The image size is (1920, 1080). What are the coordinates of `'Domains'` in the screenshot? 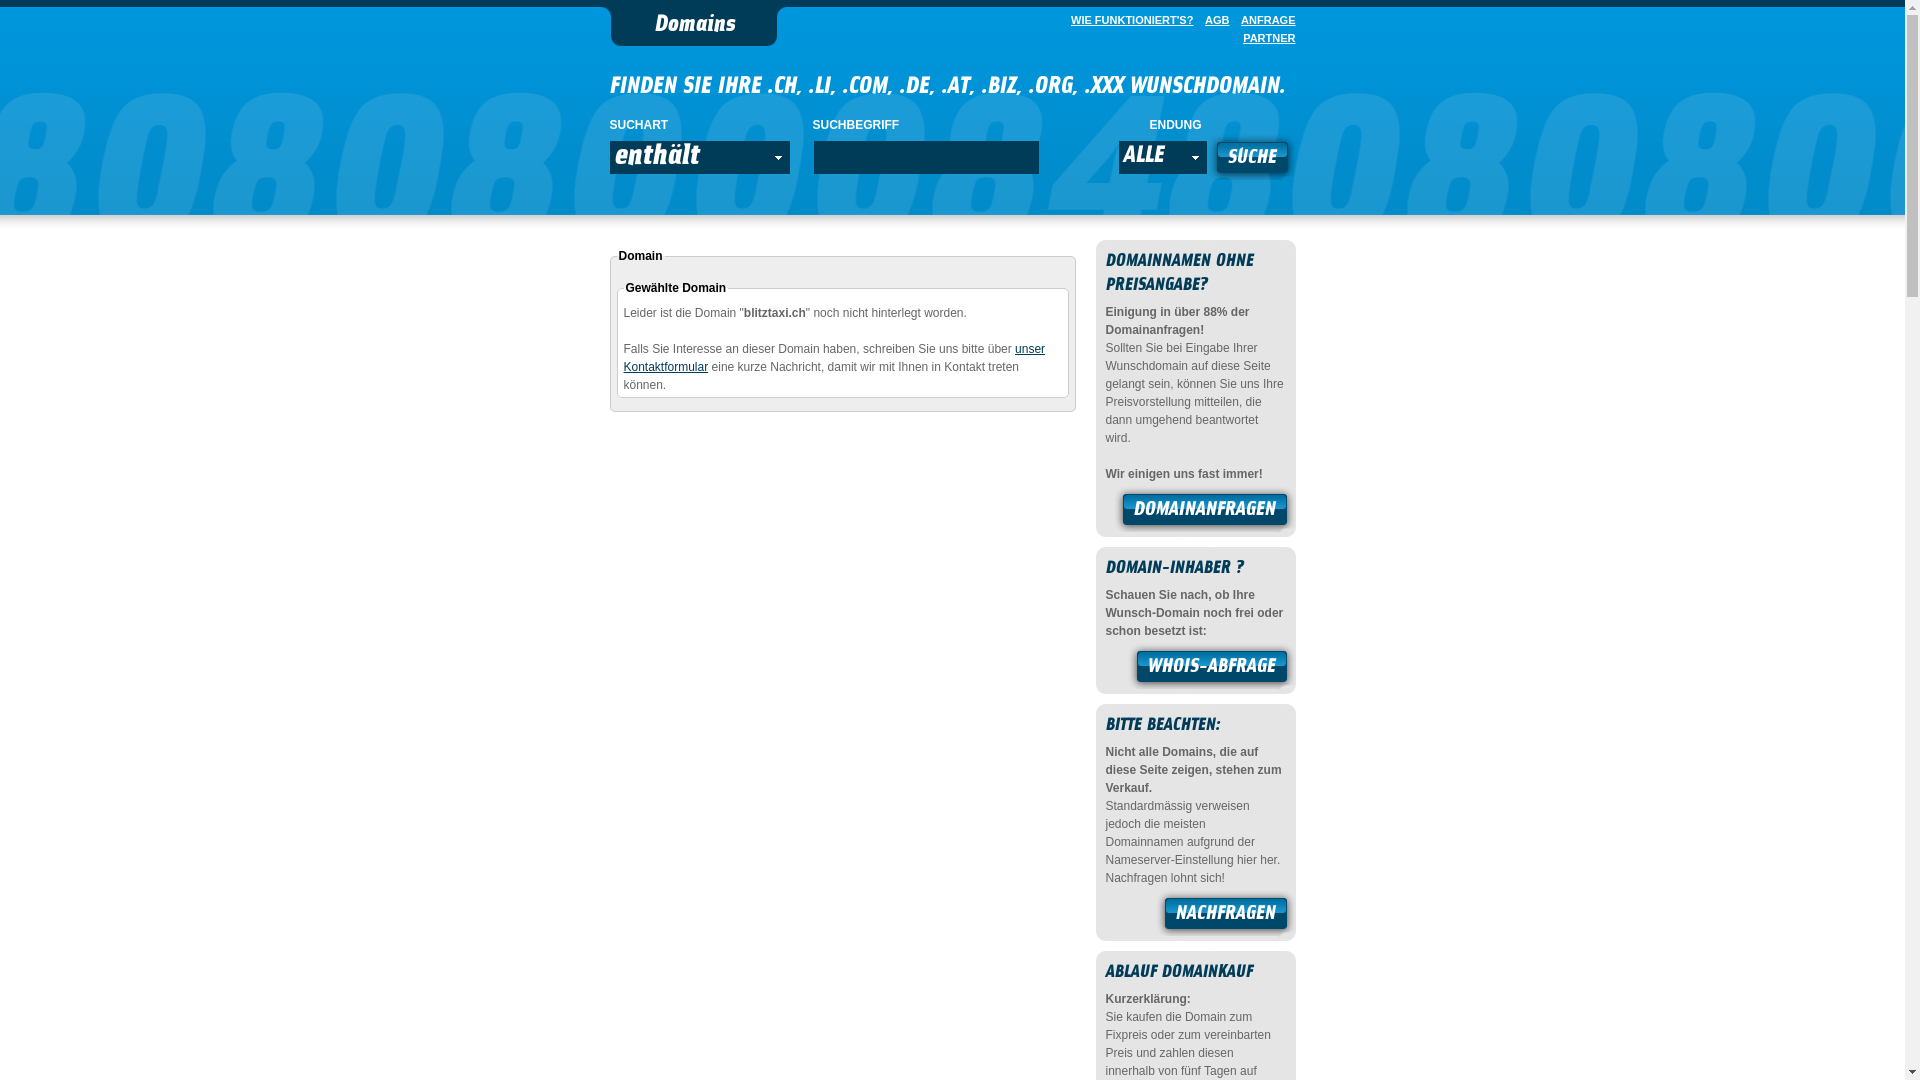 It's located at (694, 26).